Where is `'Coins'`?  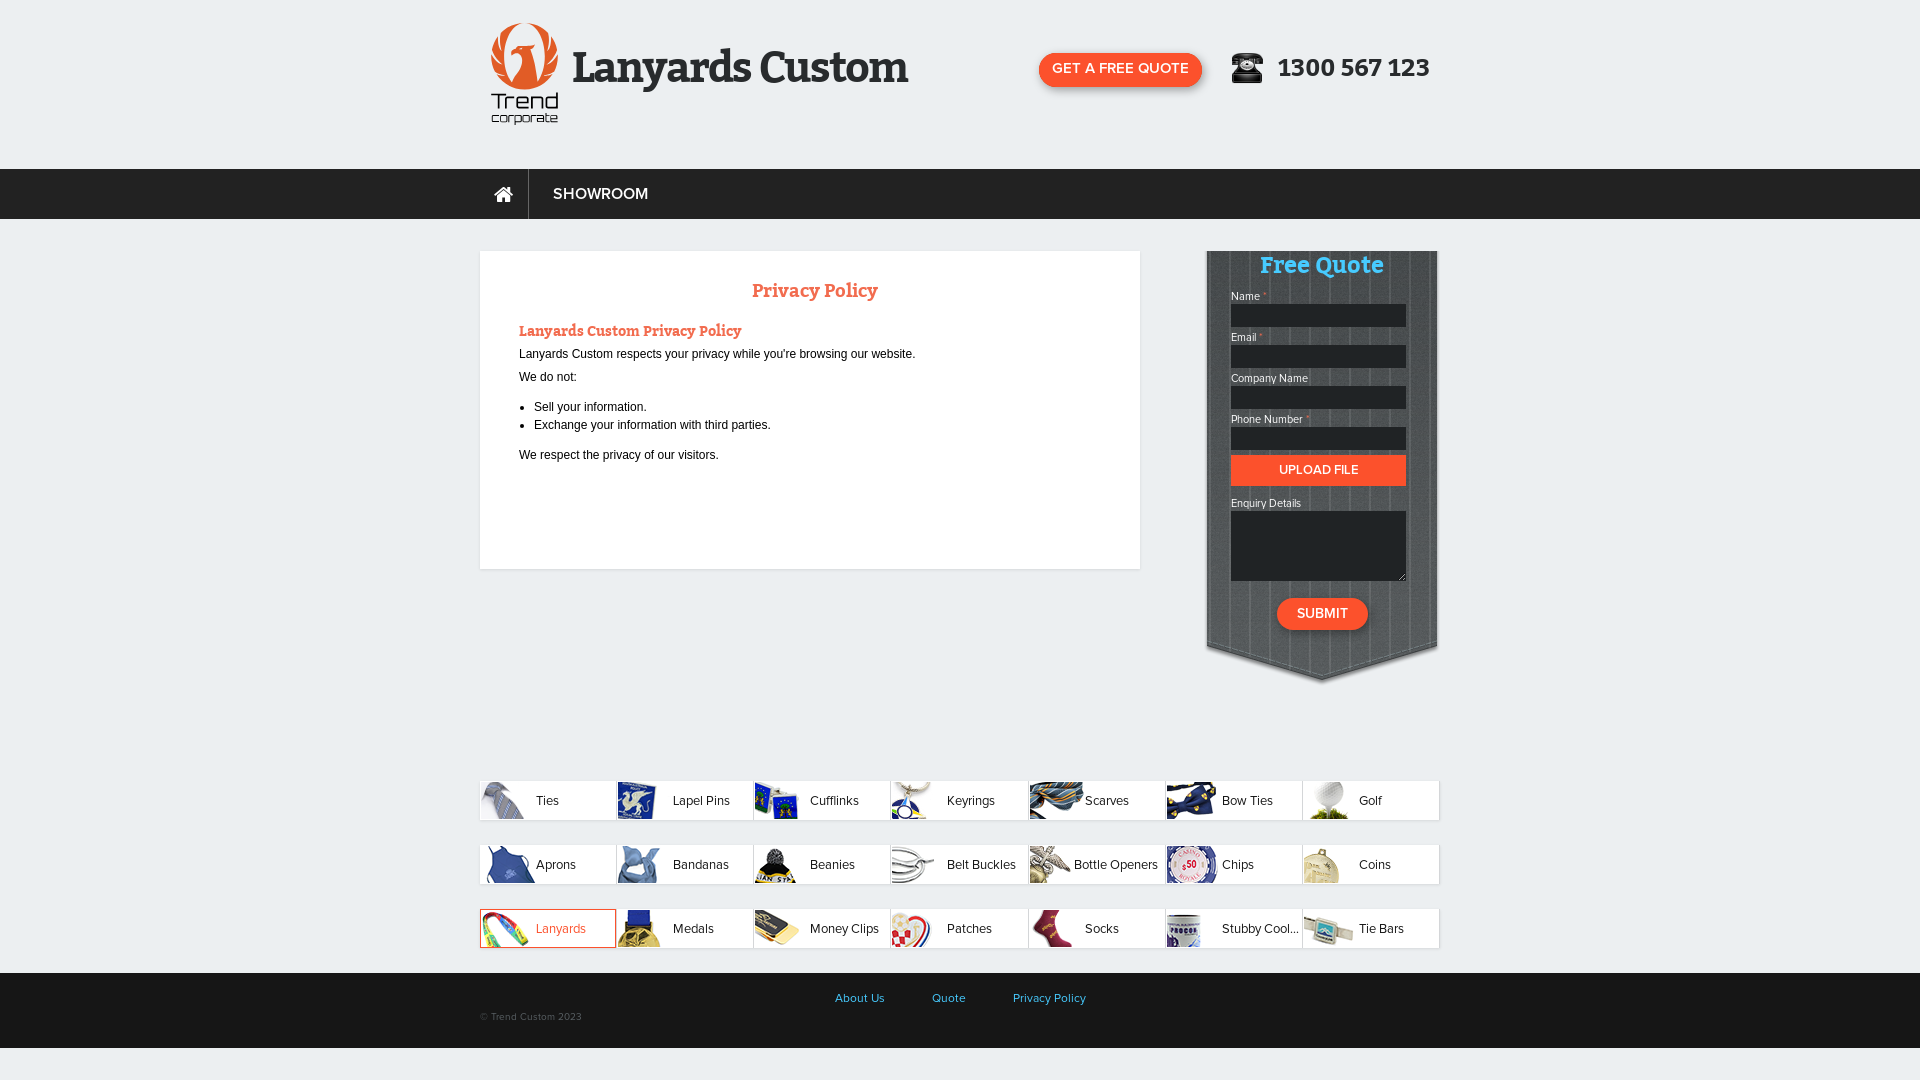
'Coins' is located at coordinates (1370, 863).